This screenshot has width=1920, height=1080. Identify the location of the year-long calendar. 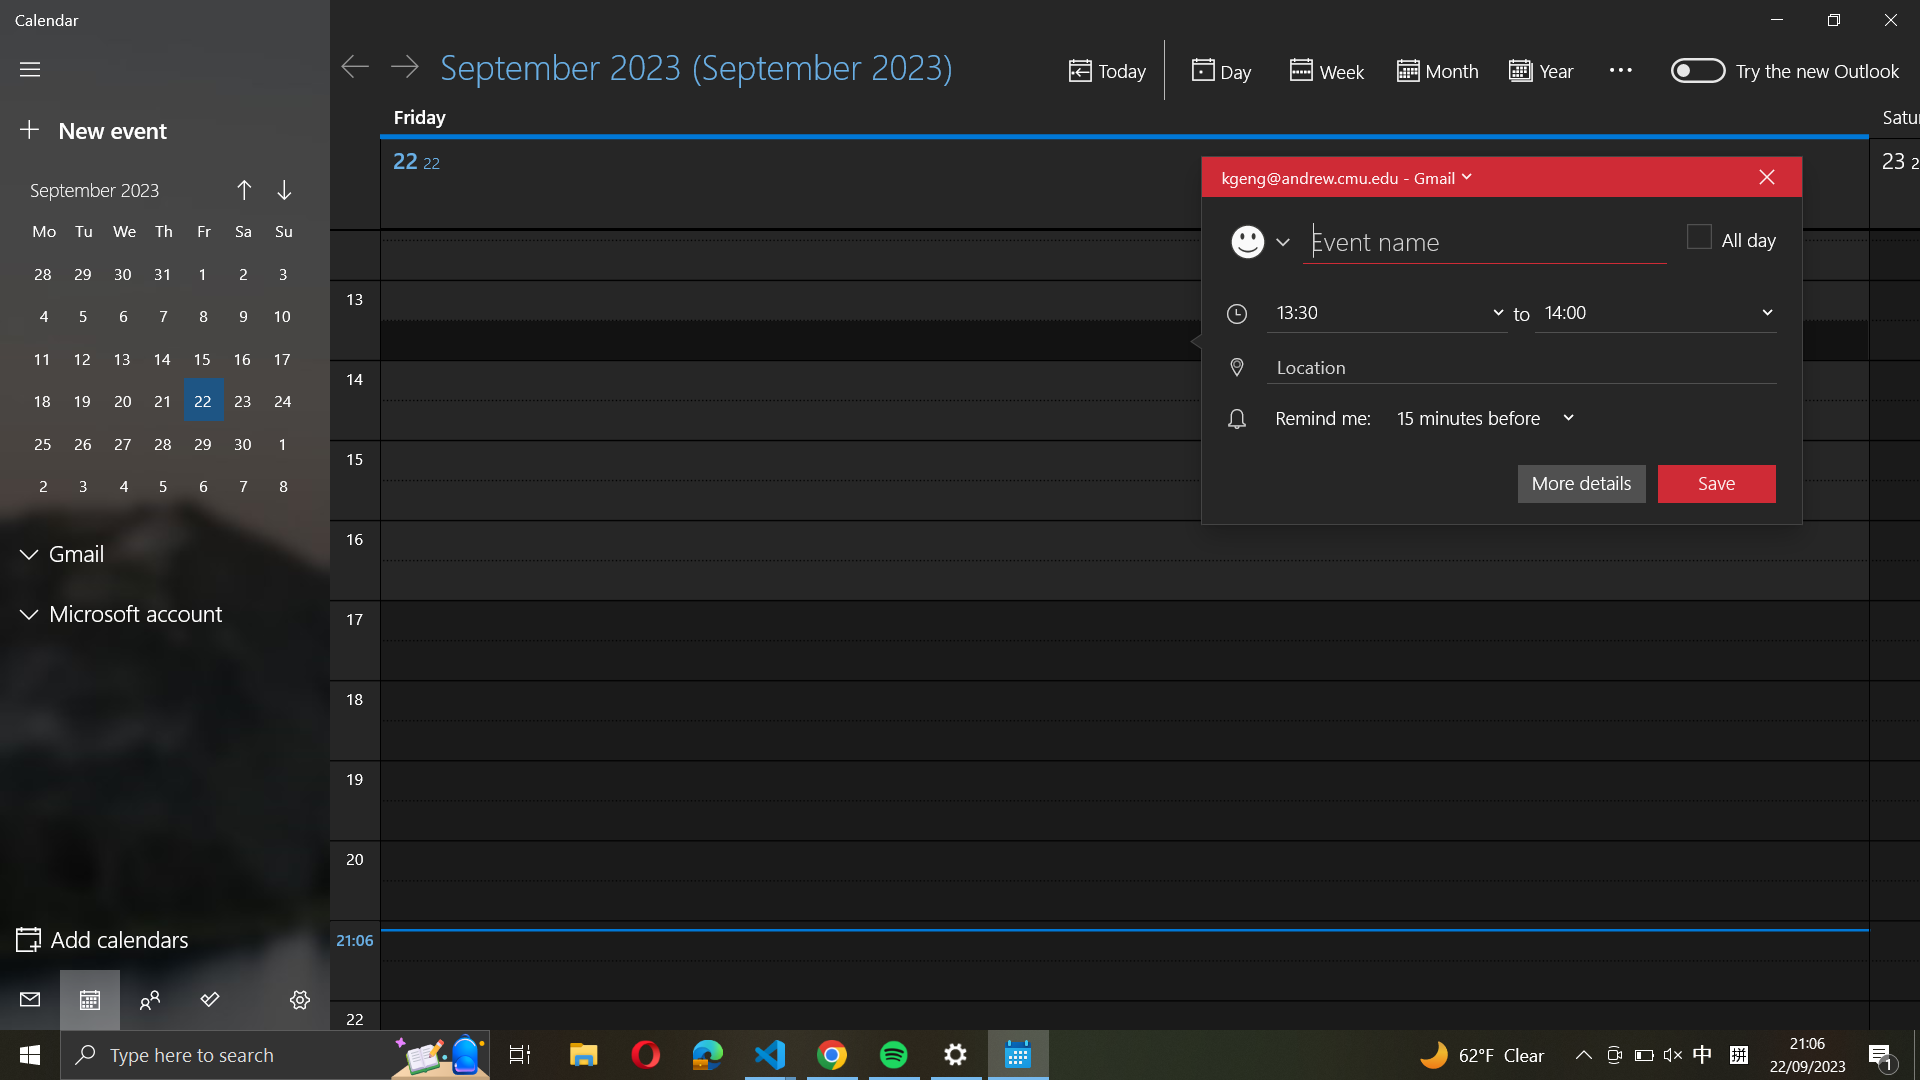
(1545, 69).